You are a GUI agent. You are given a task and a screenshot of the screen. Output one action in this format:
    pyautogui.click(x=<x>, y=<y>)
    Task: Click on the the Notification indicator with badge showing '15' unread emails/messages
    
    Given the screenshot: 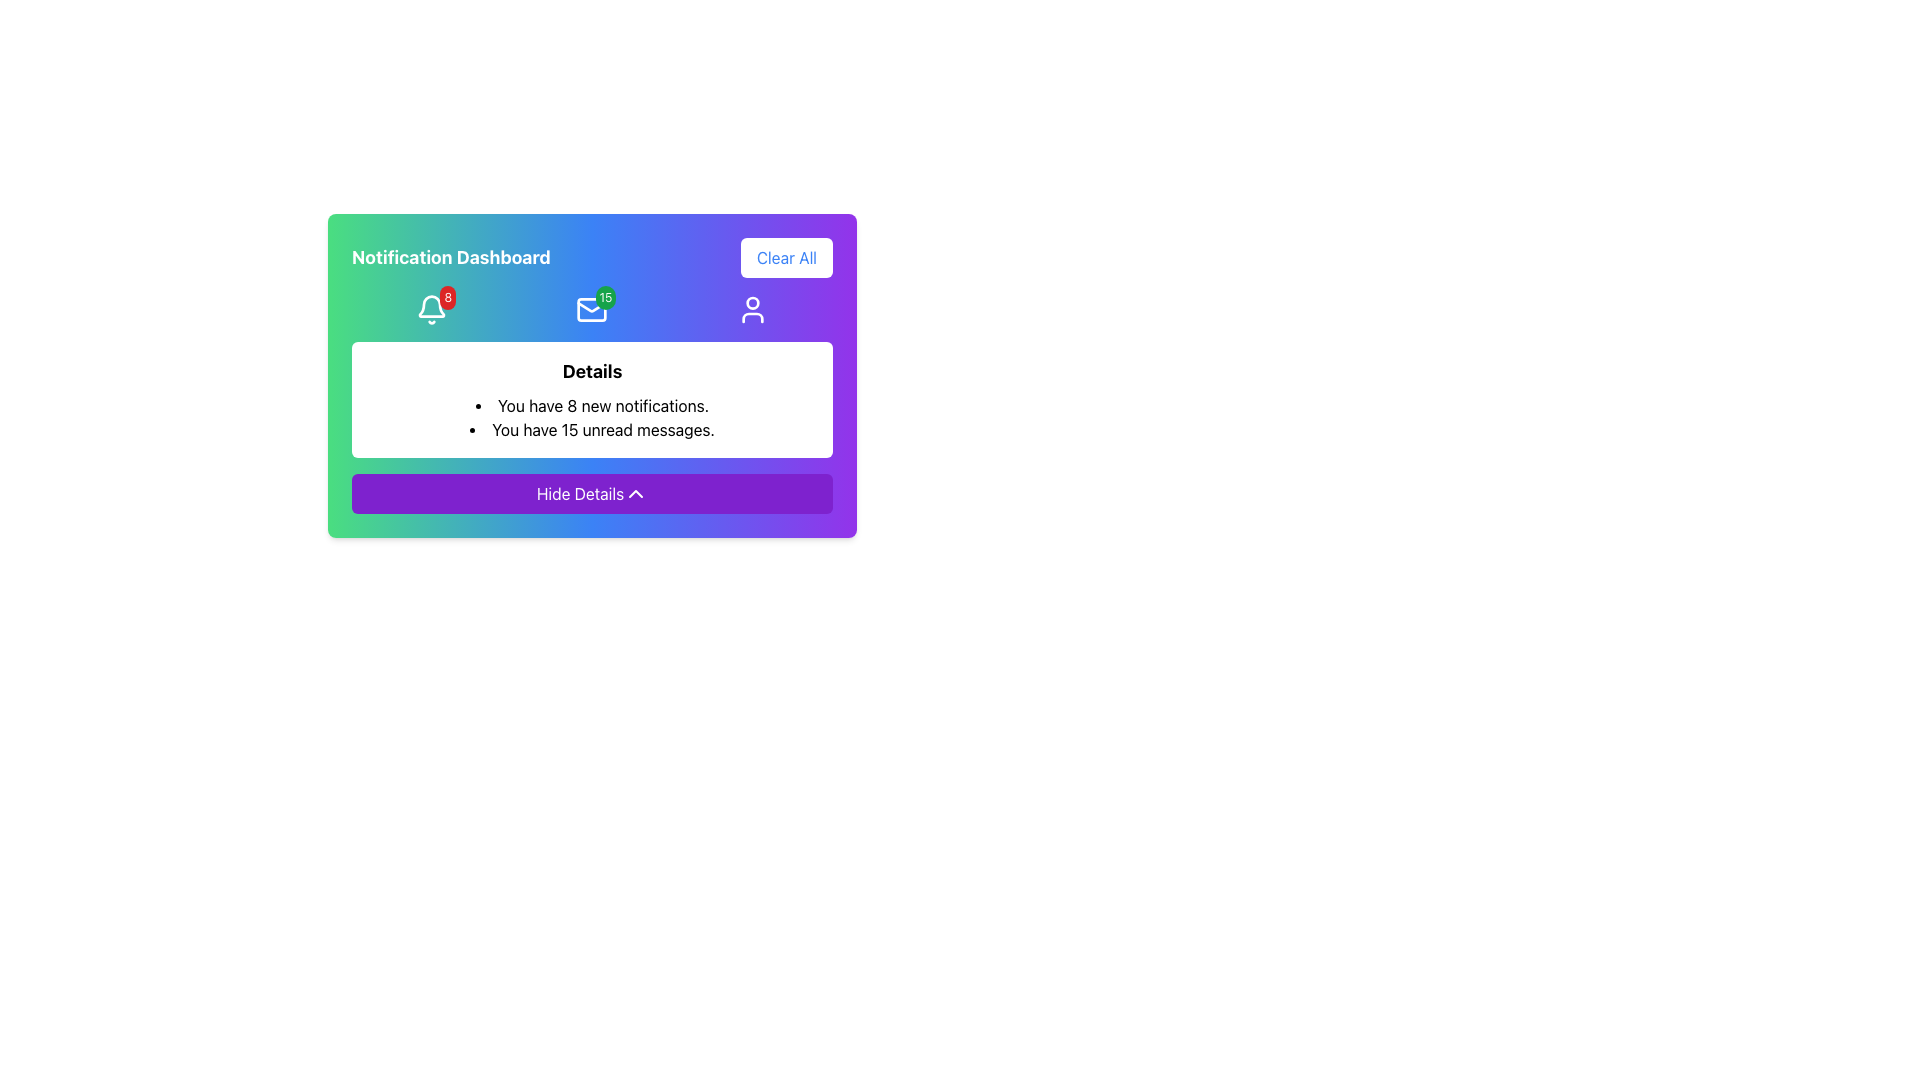 What is the action you would take?
    pyautogui.click(x=591, y=309)
    